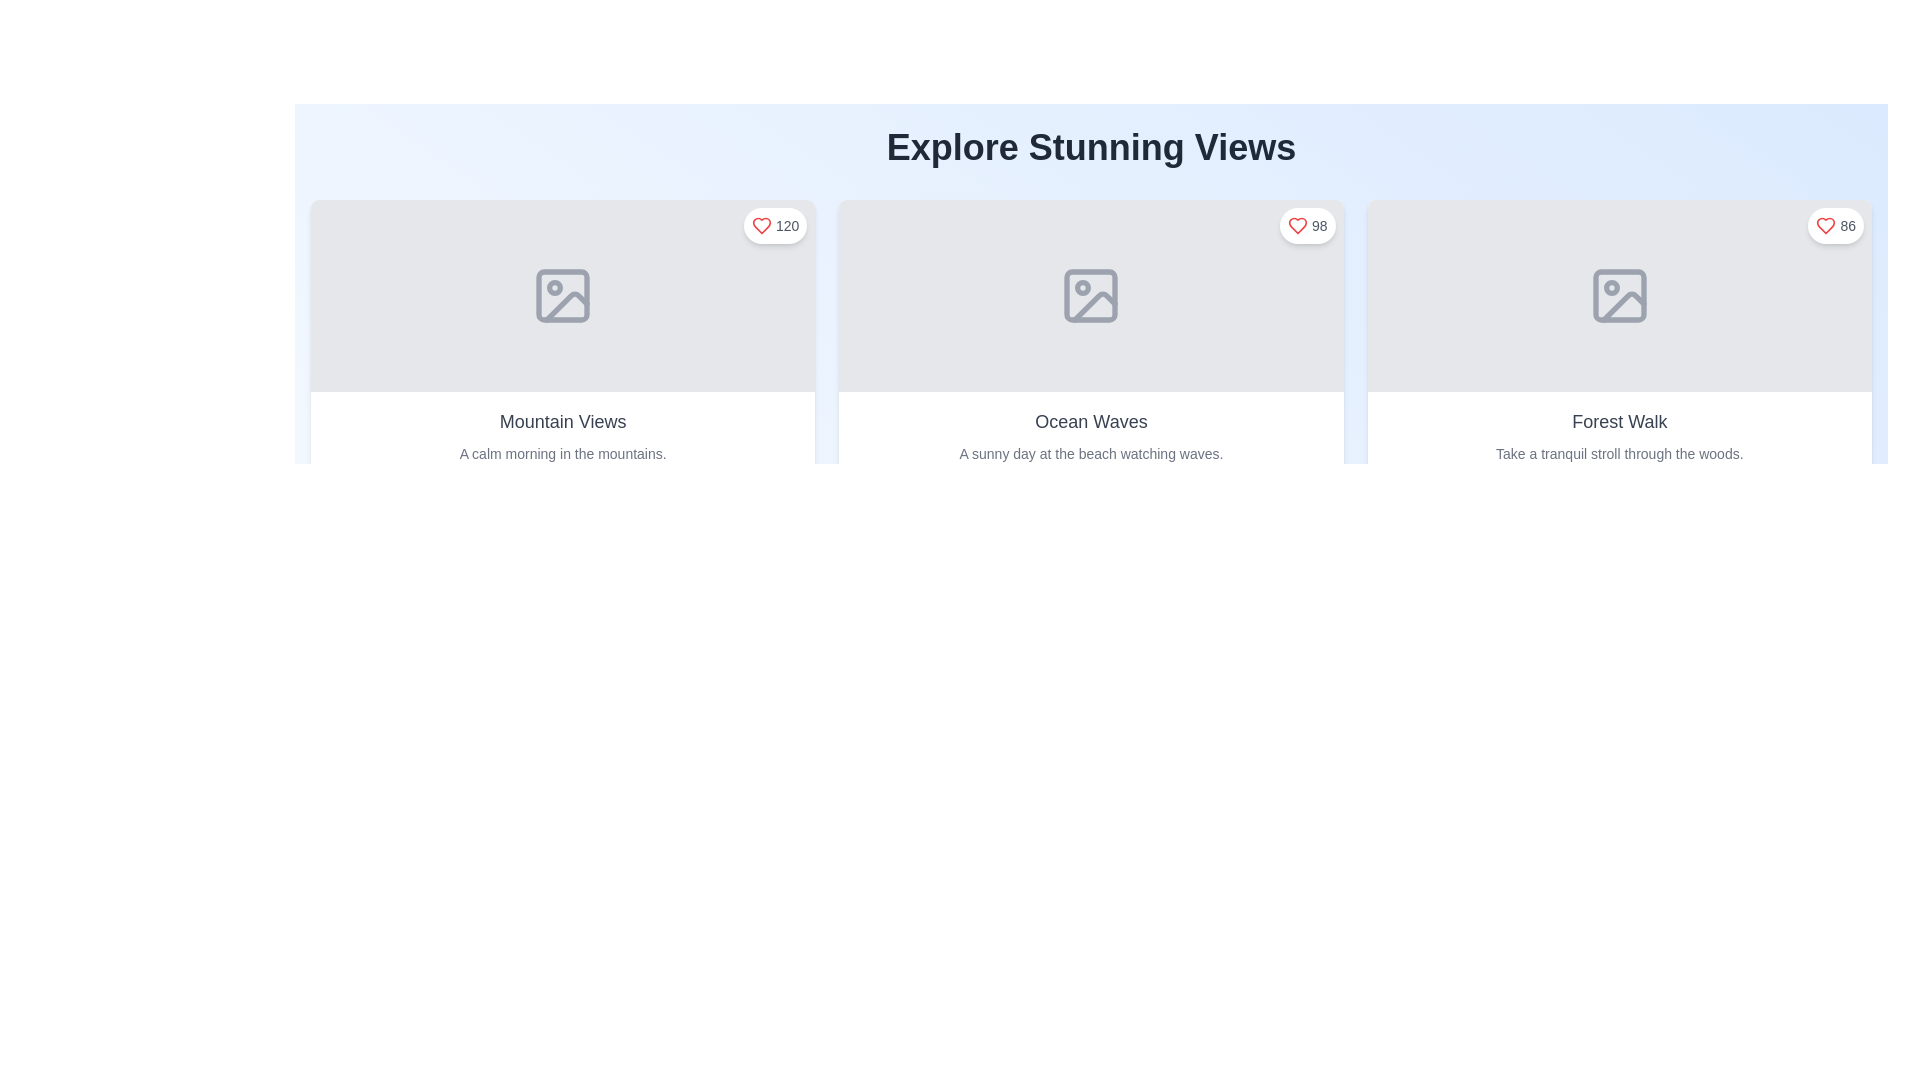 Image resolution: width=1920 pixels, height=1080 pixels. I want to click on the image placeholder located within the 'Ocean Waves' card, which is the central card among three horizontally aligned cards, so click(1090, 296).